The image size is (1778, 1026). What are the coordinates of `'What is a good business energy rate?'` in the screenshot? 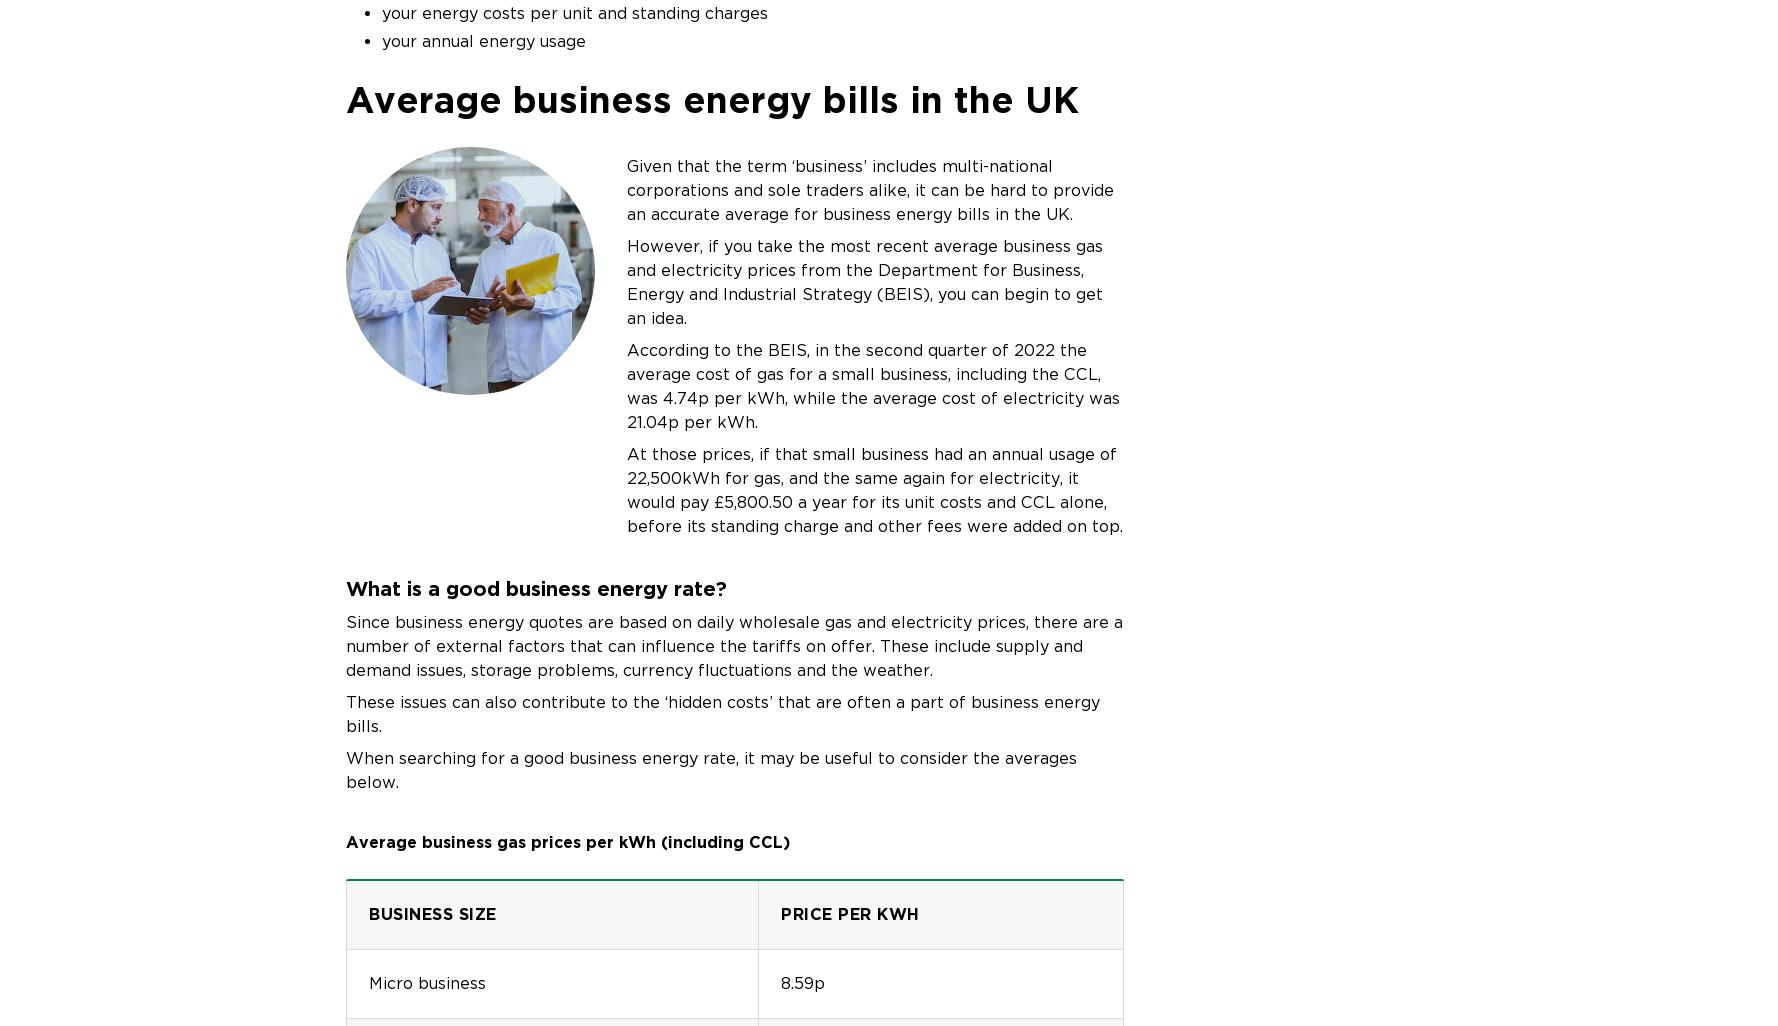 It's located at (344, 587).